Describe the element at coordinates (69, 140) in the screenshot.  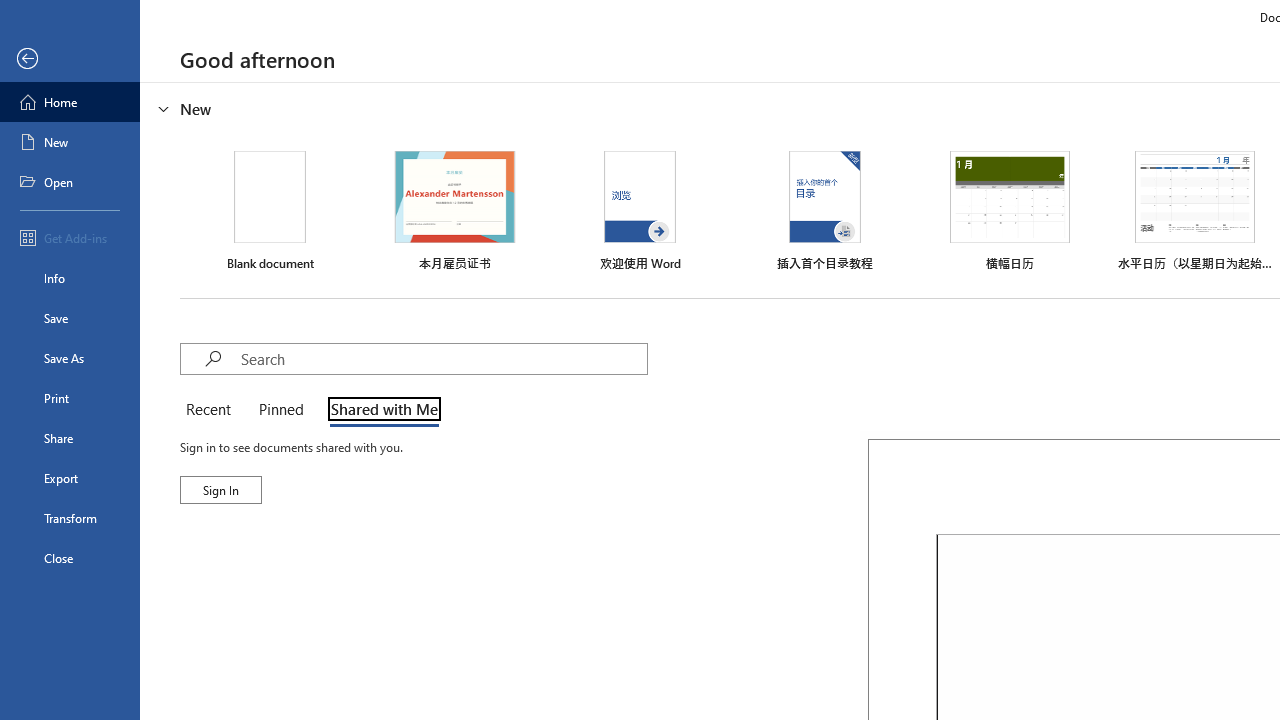
I see `'New'` at that location.